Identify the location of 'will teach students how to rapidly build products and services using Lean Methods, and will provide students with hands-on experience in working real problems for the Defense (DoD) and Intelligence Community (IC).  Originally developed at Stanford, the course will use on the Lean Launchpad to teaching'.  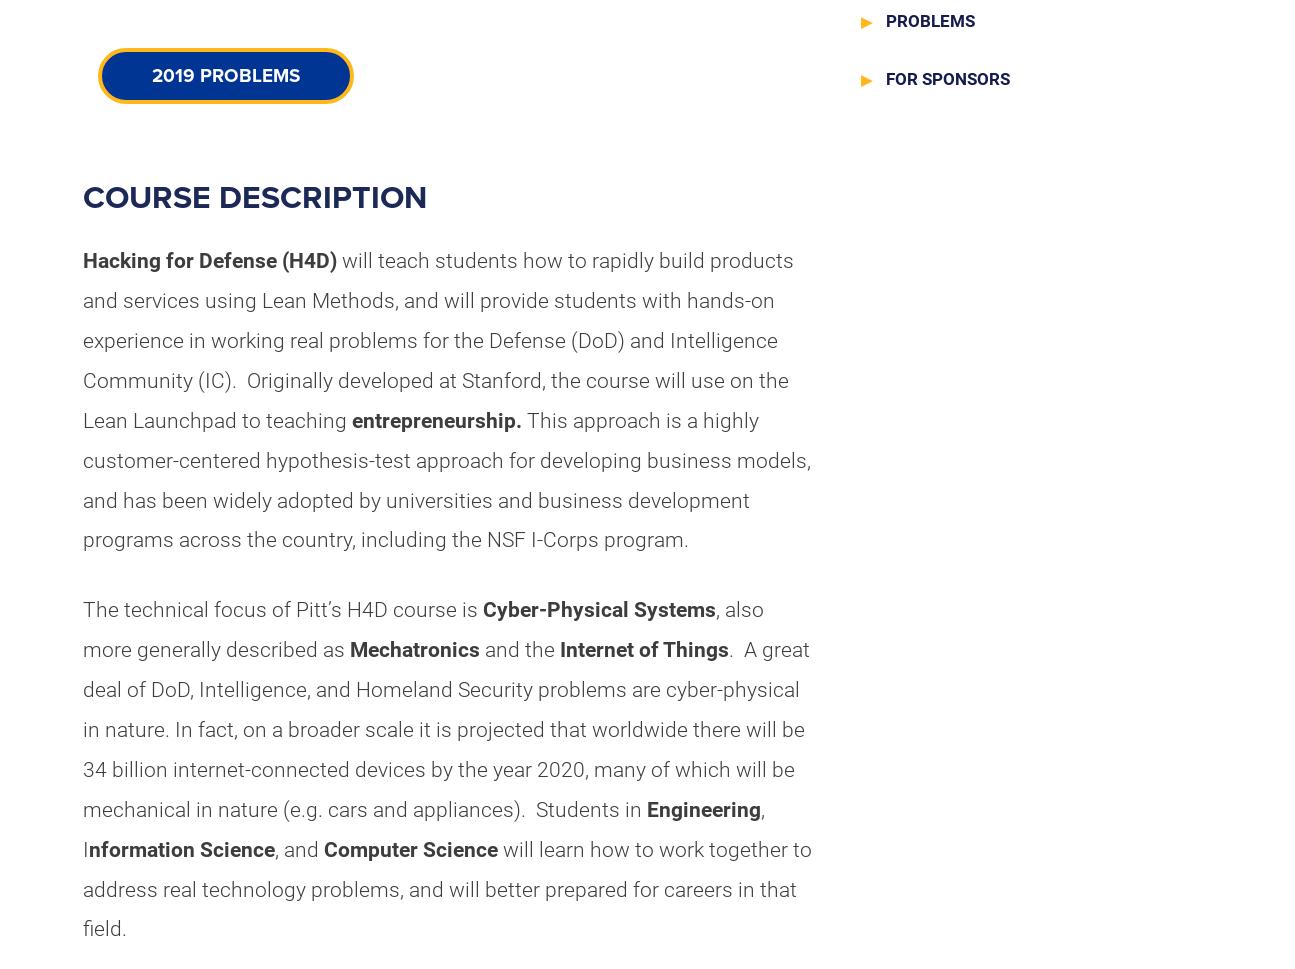
(436, 339).